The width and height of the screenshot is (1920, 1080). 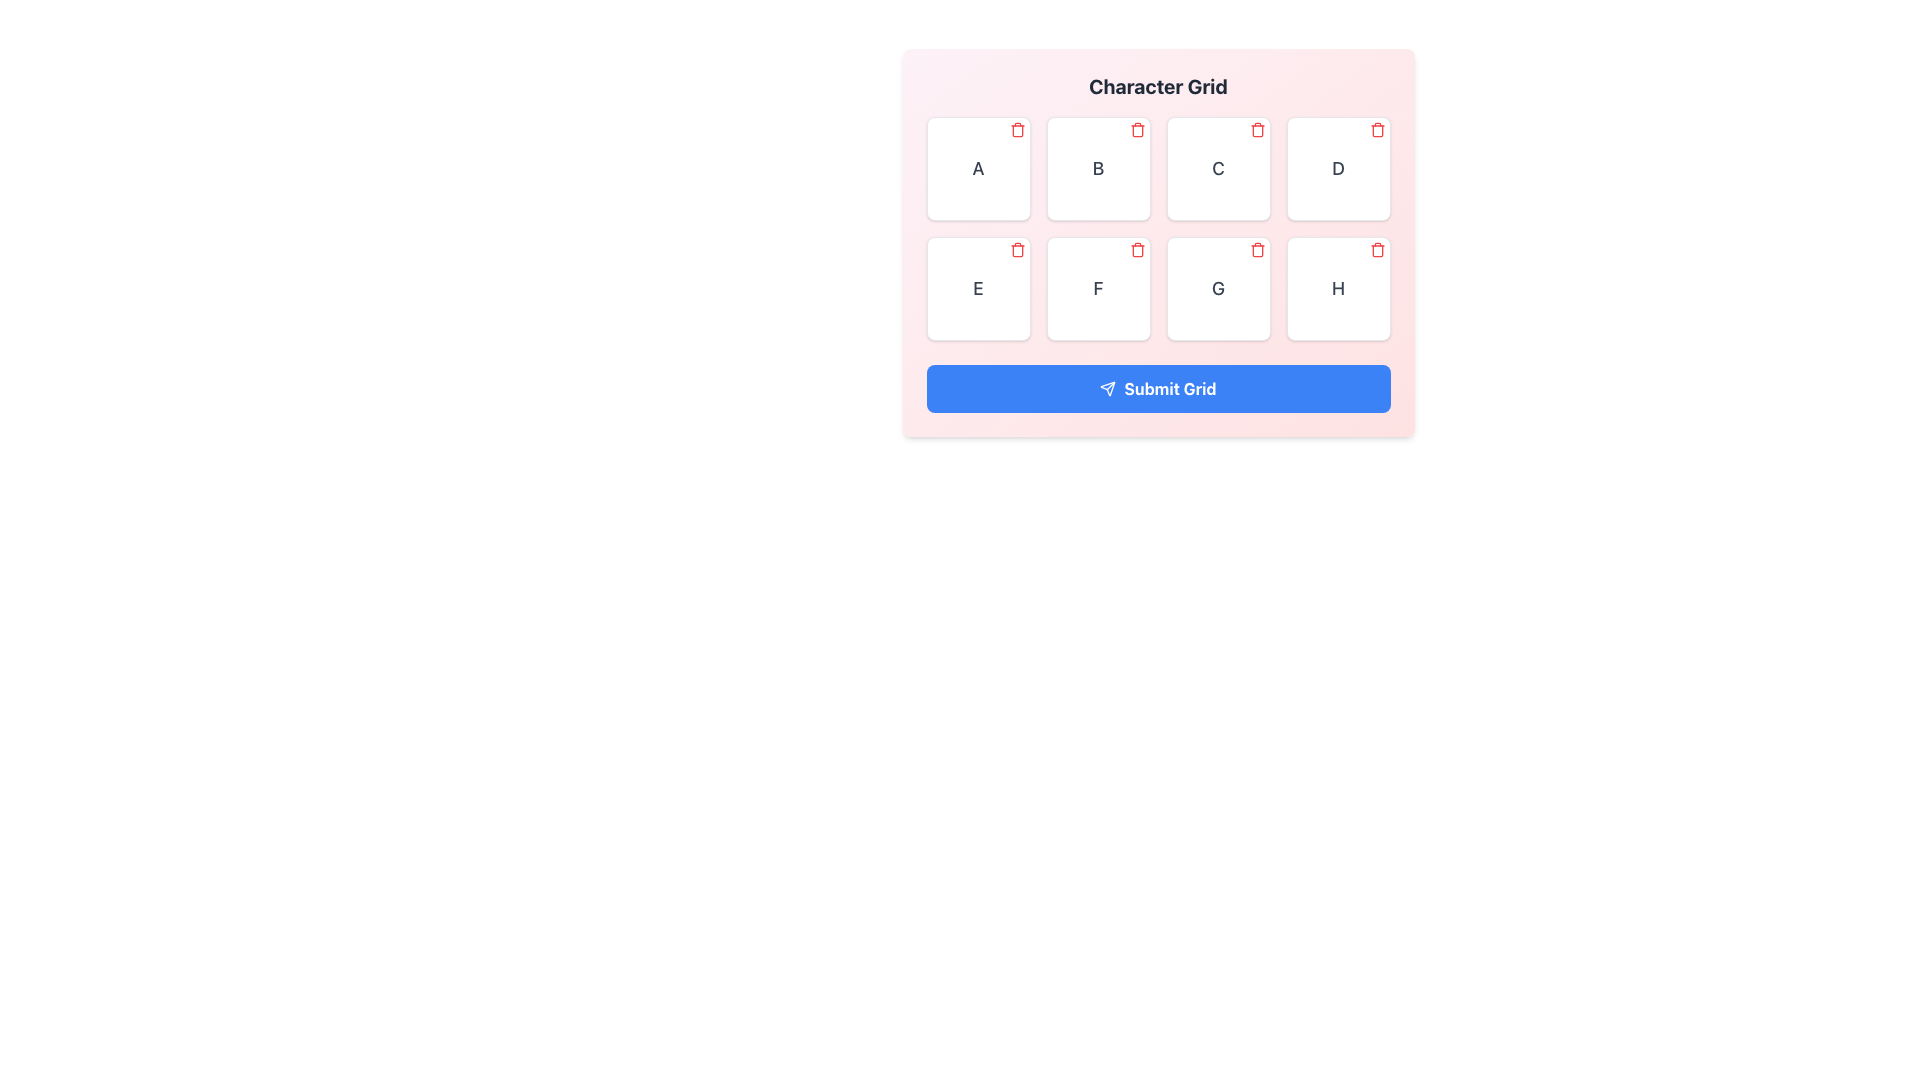 I want to click on the red trash icon located in the upper-right corner of the card containing the letter 'H', so click(x=1376, y=249).